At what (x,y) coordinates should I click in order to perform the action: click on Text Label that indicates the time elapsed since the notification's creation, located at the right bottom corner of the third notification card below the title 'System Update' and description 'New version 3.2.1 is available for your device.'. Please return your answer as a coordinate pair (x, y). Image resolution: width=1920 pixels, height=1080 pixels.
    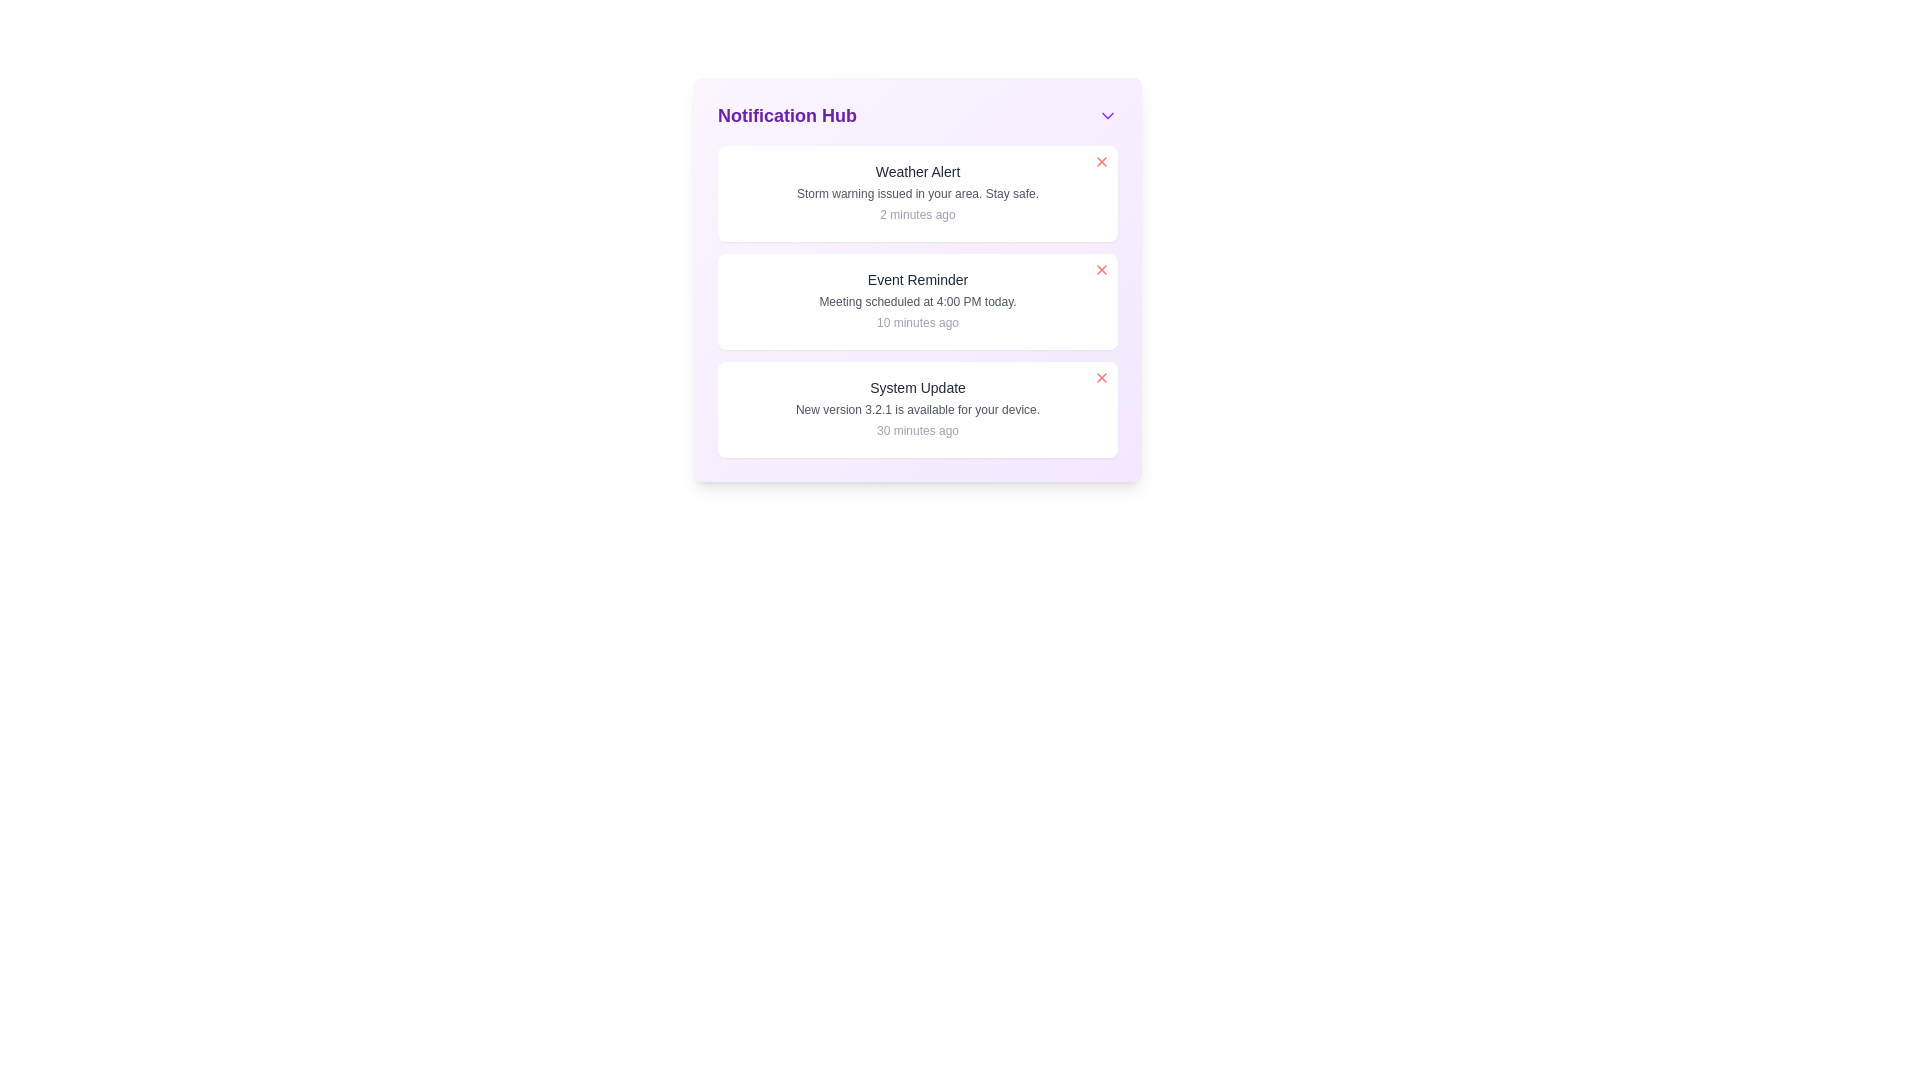
    Looking at the image, I should click on (916, 430).